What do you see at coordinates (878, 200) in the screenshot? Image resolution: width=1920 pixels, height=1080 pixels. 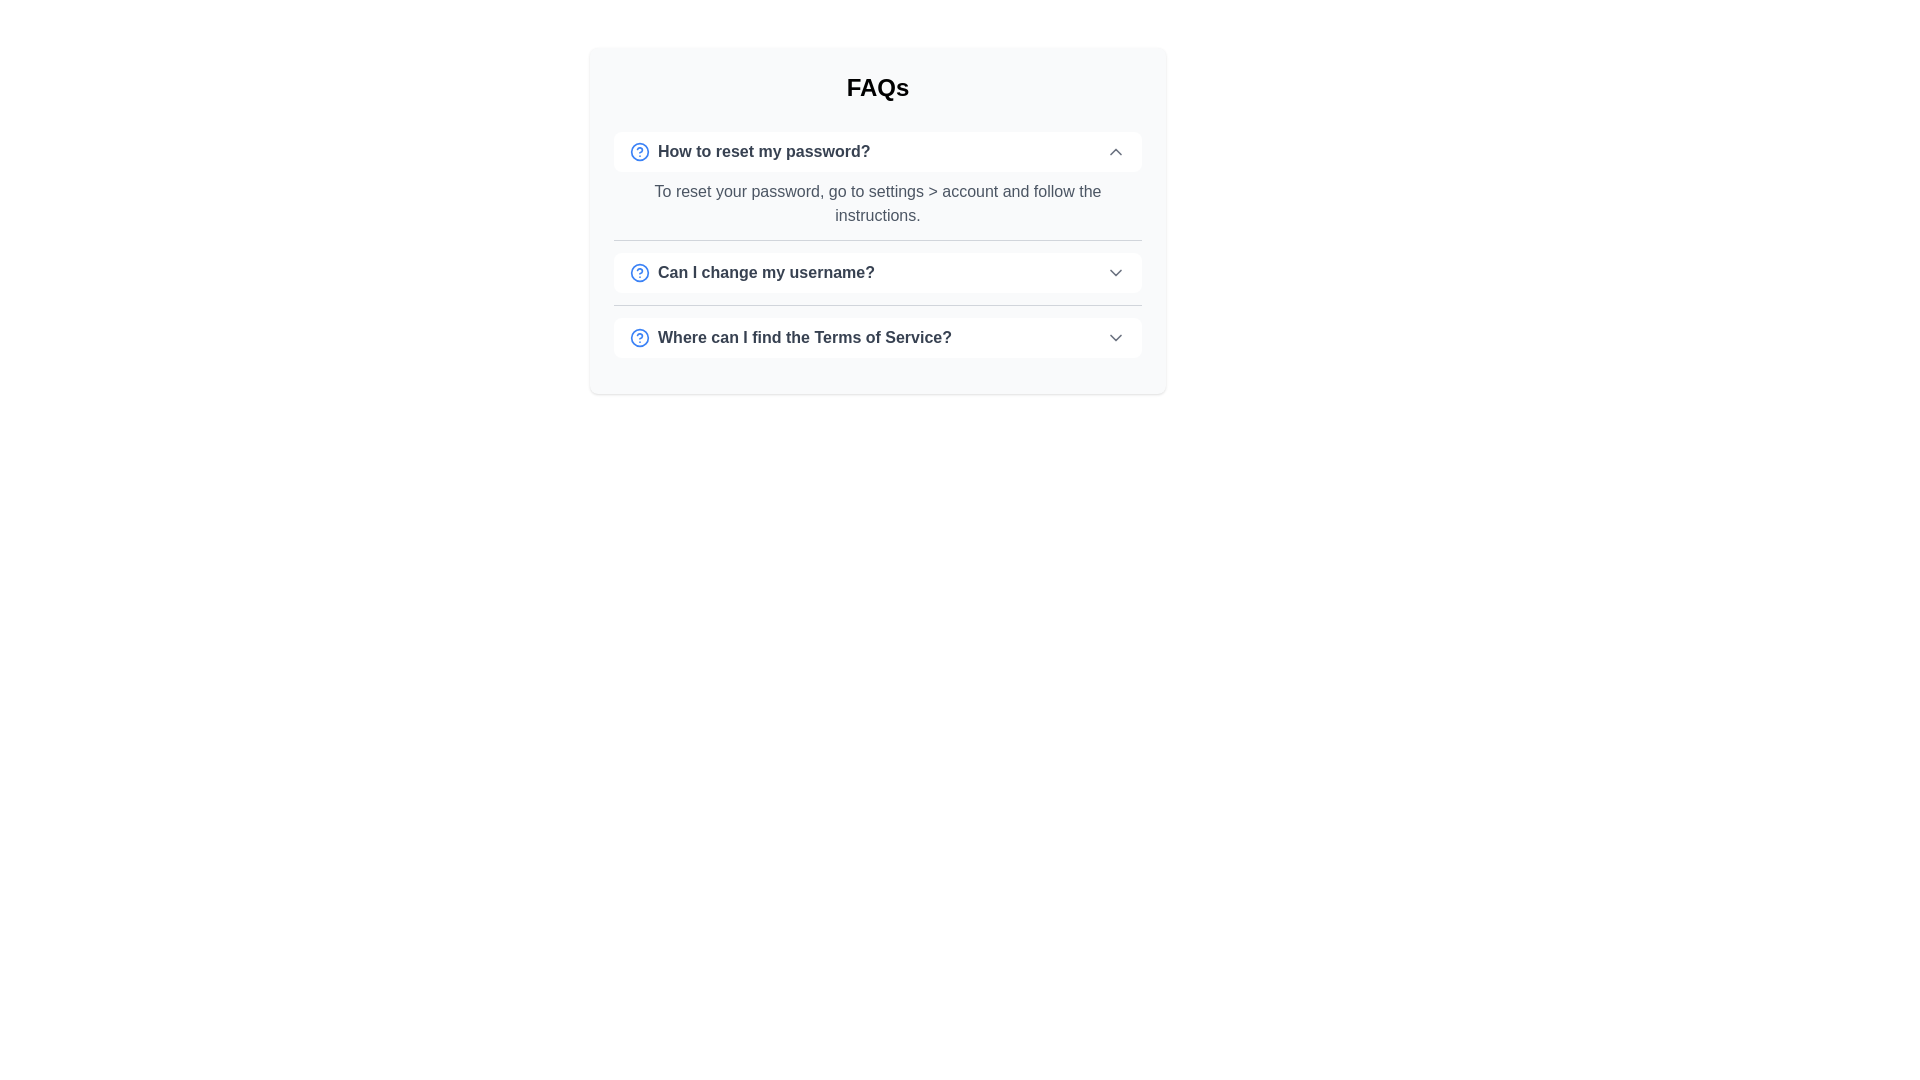 I see `the textual paragraph styled with gray font, located below the question 'How to reset my password?' in the FAQ section` at bounding box center [878, 200].